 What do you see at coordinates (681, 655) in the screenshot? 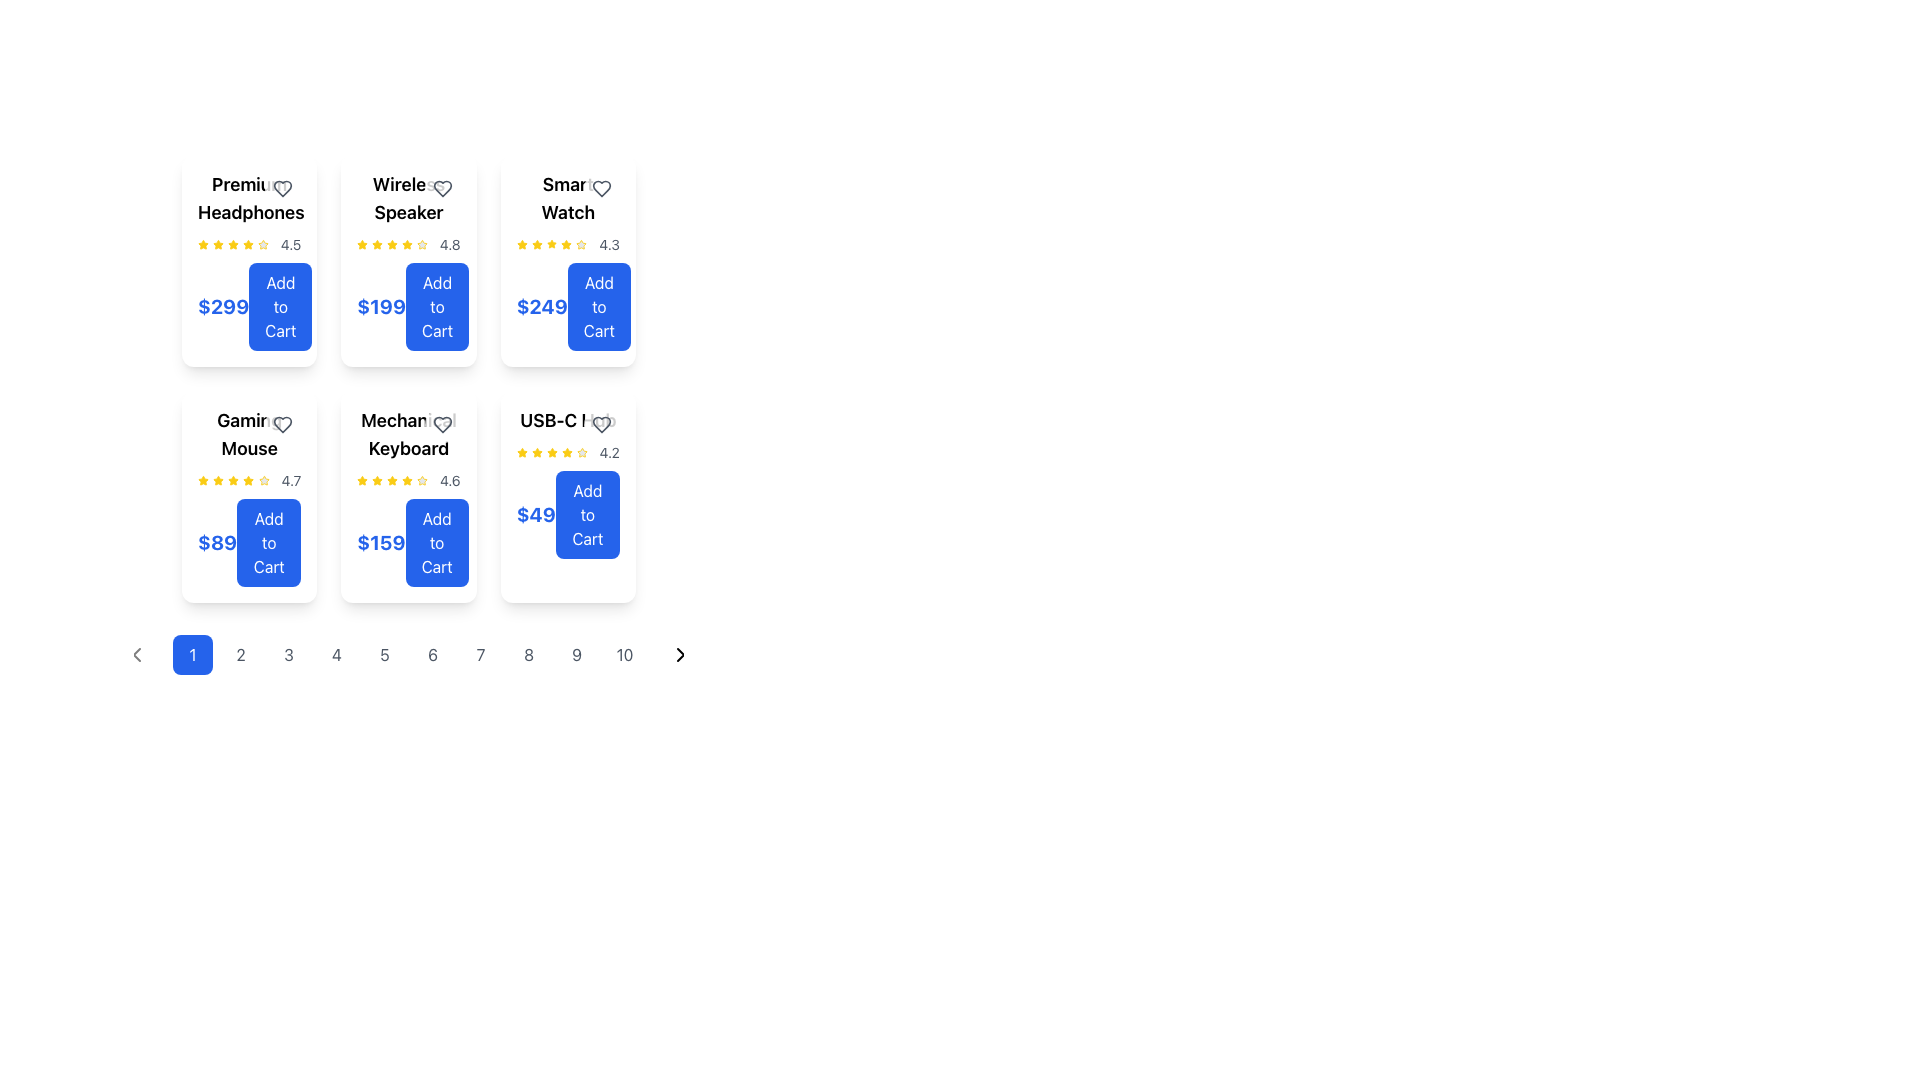
I see `the pagination control button located at the far-right end of the pagination section` at bounding box center [681, 655].